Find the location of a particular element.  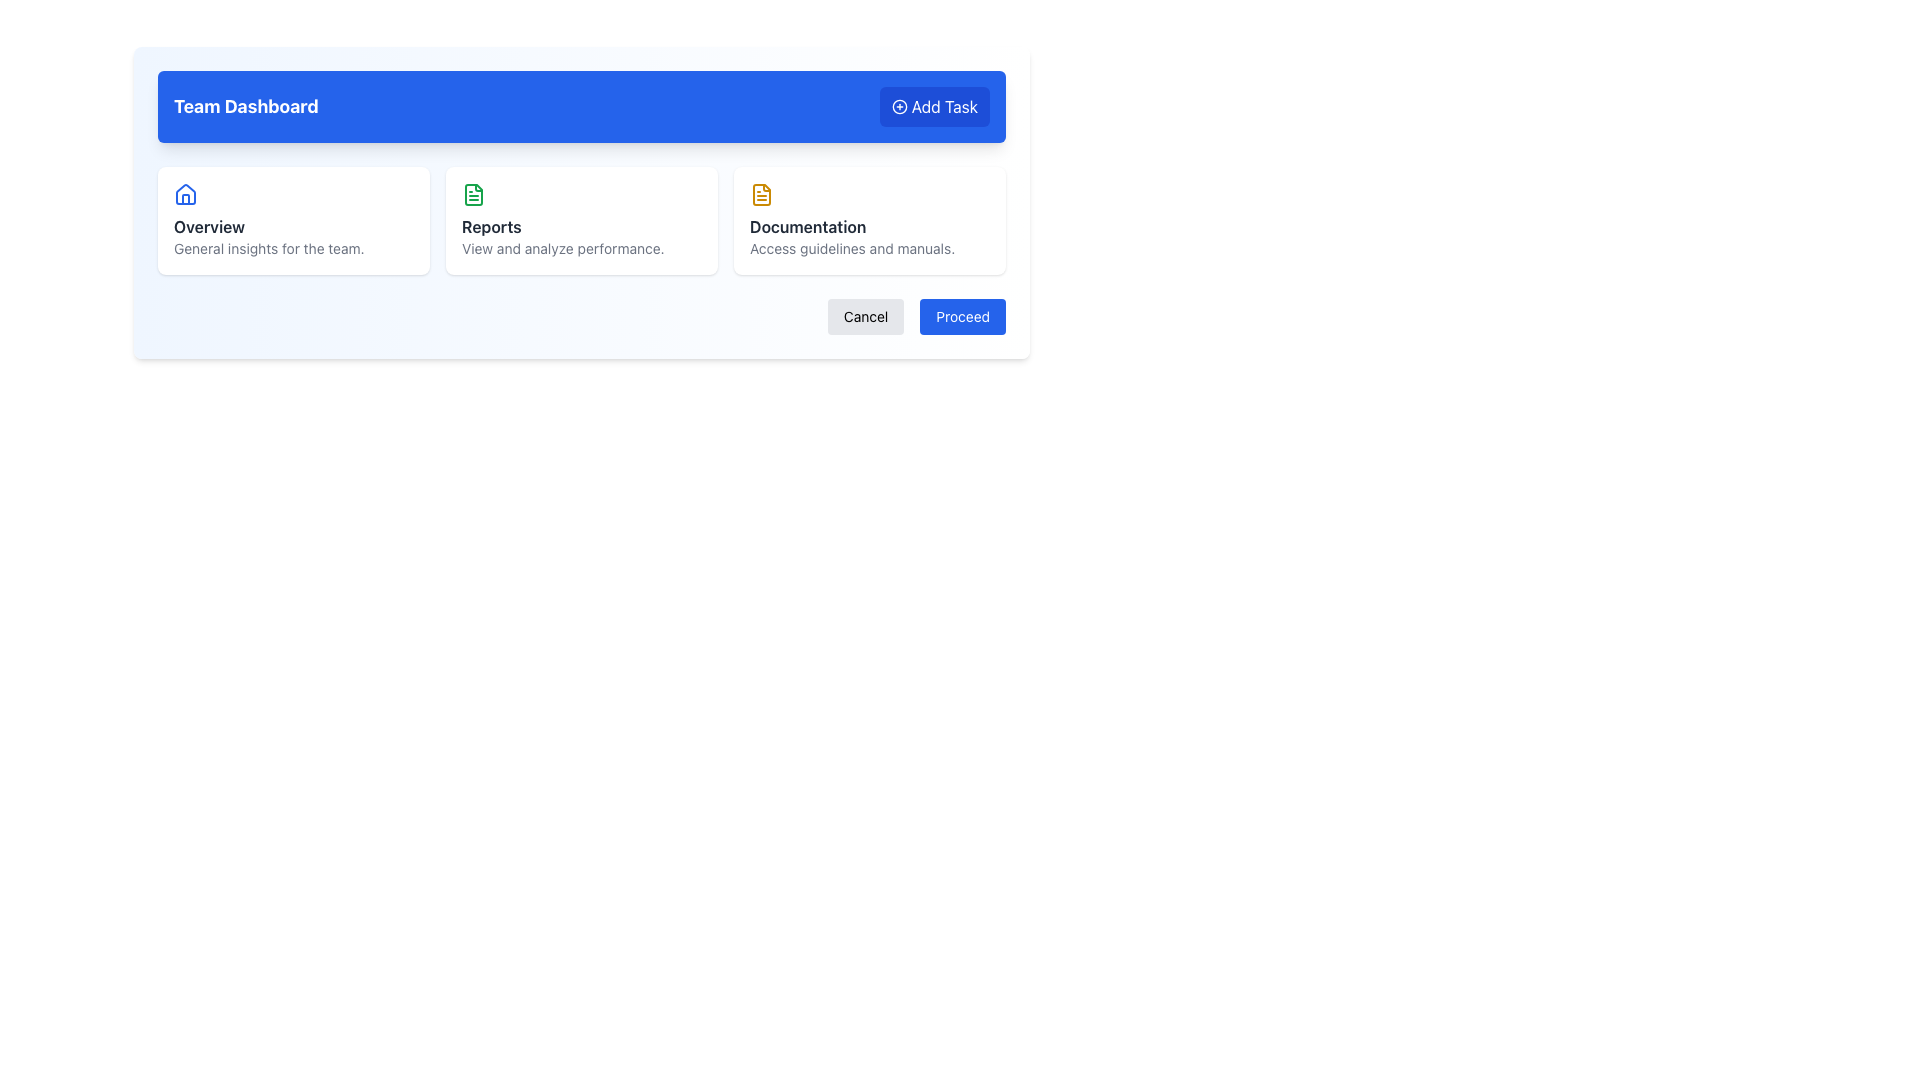

the text element that displays 'Access guidelines and manuals.' in a small, gray font, located at the bottom of the Documentation card is located at coordinates (852, 248).